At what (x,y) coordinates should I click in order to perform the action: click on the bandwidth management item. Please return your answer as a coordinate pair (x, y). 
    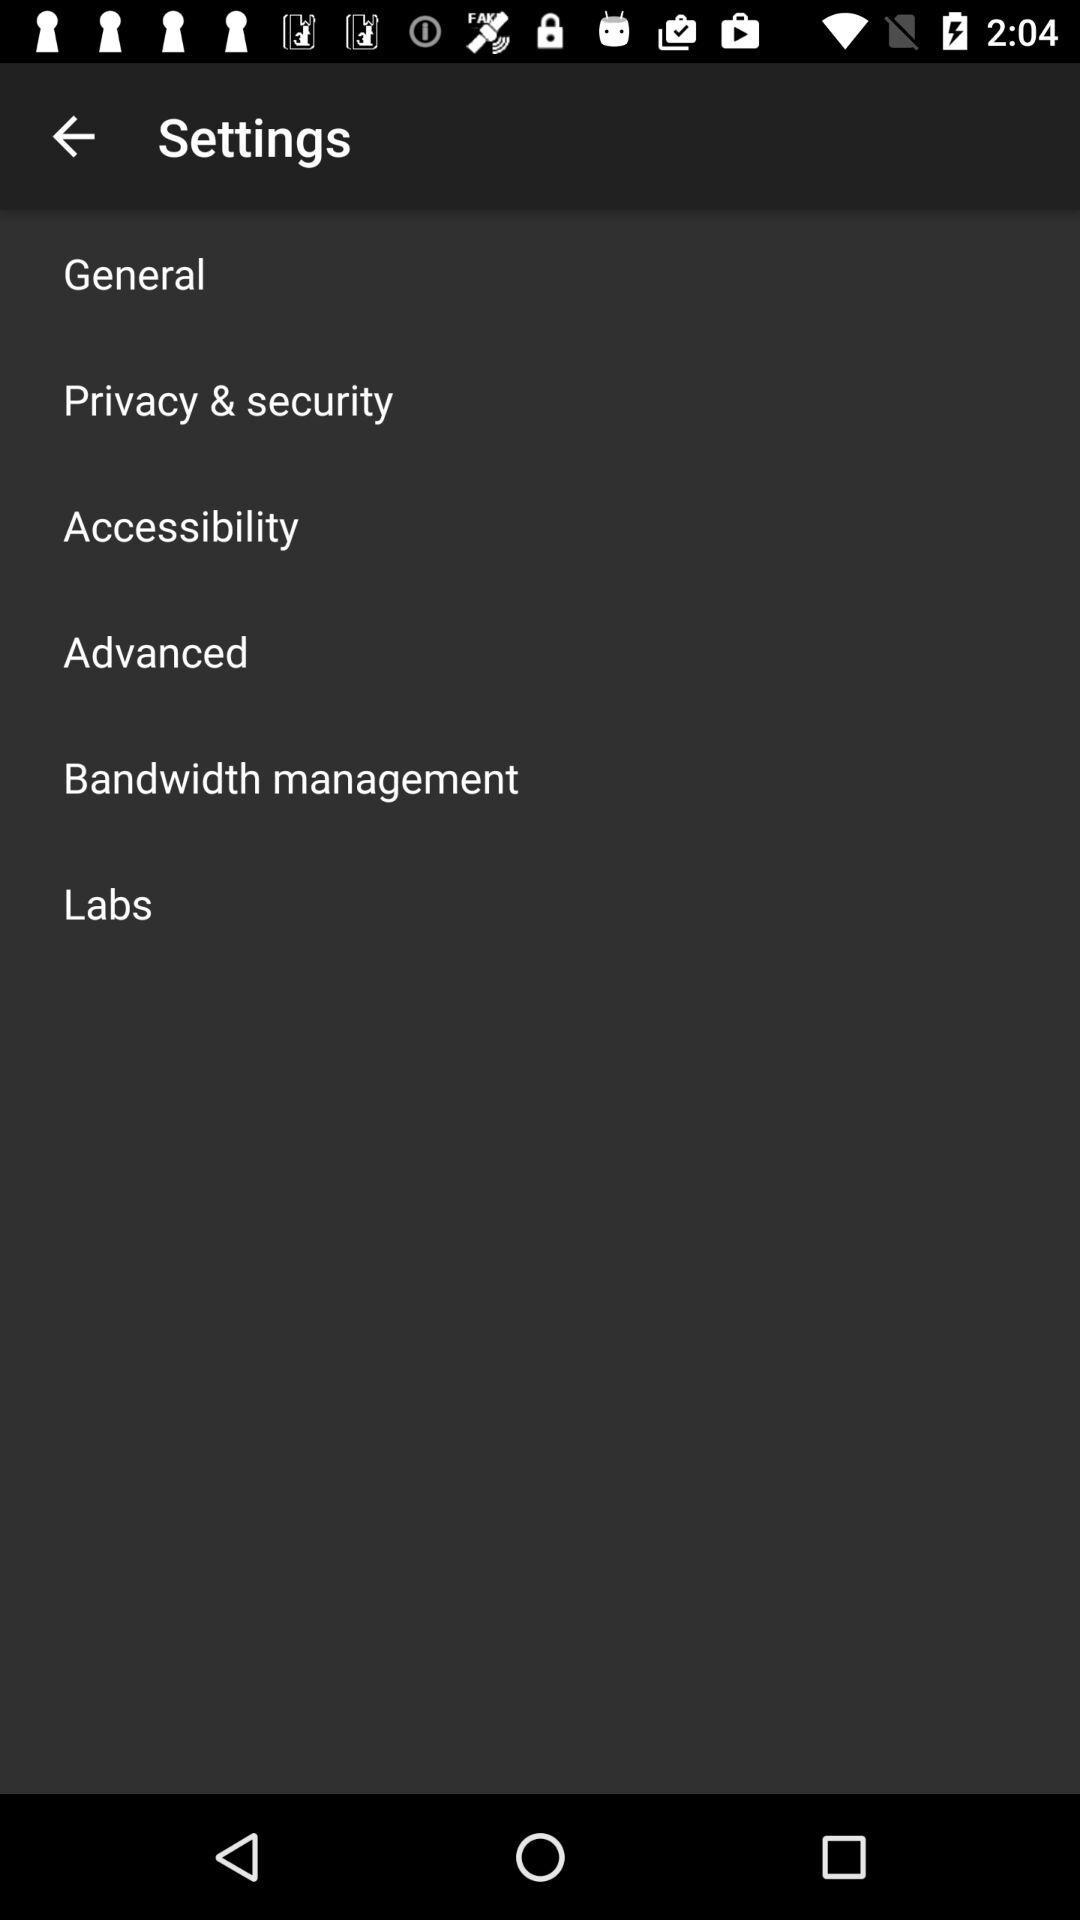
    Looking at the image, I should click on (290, 776).